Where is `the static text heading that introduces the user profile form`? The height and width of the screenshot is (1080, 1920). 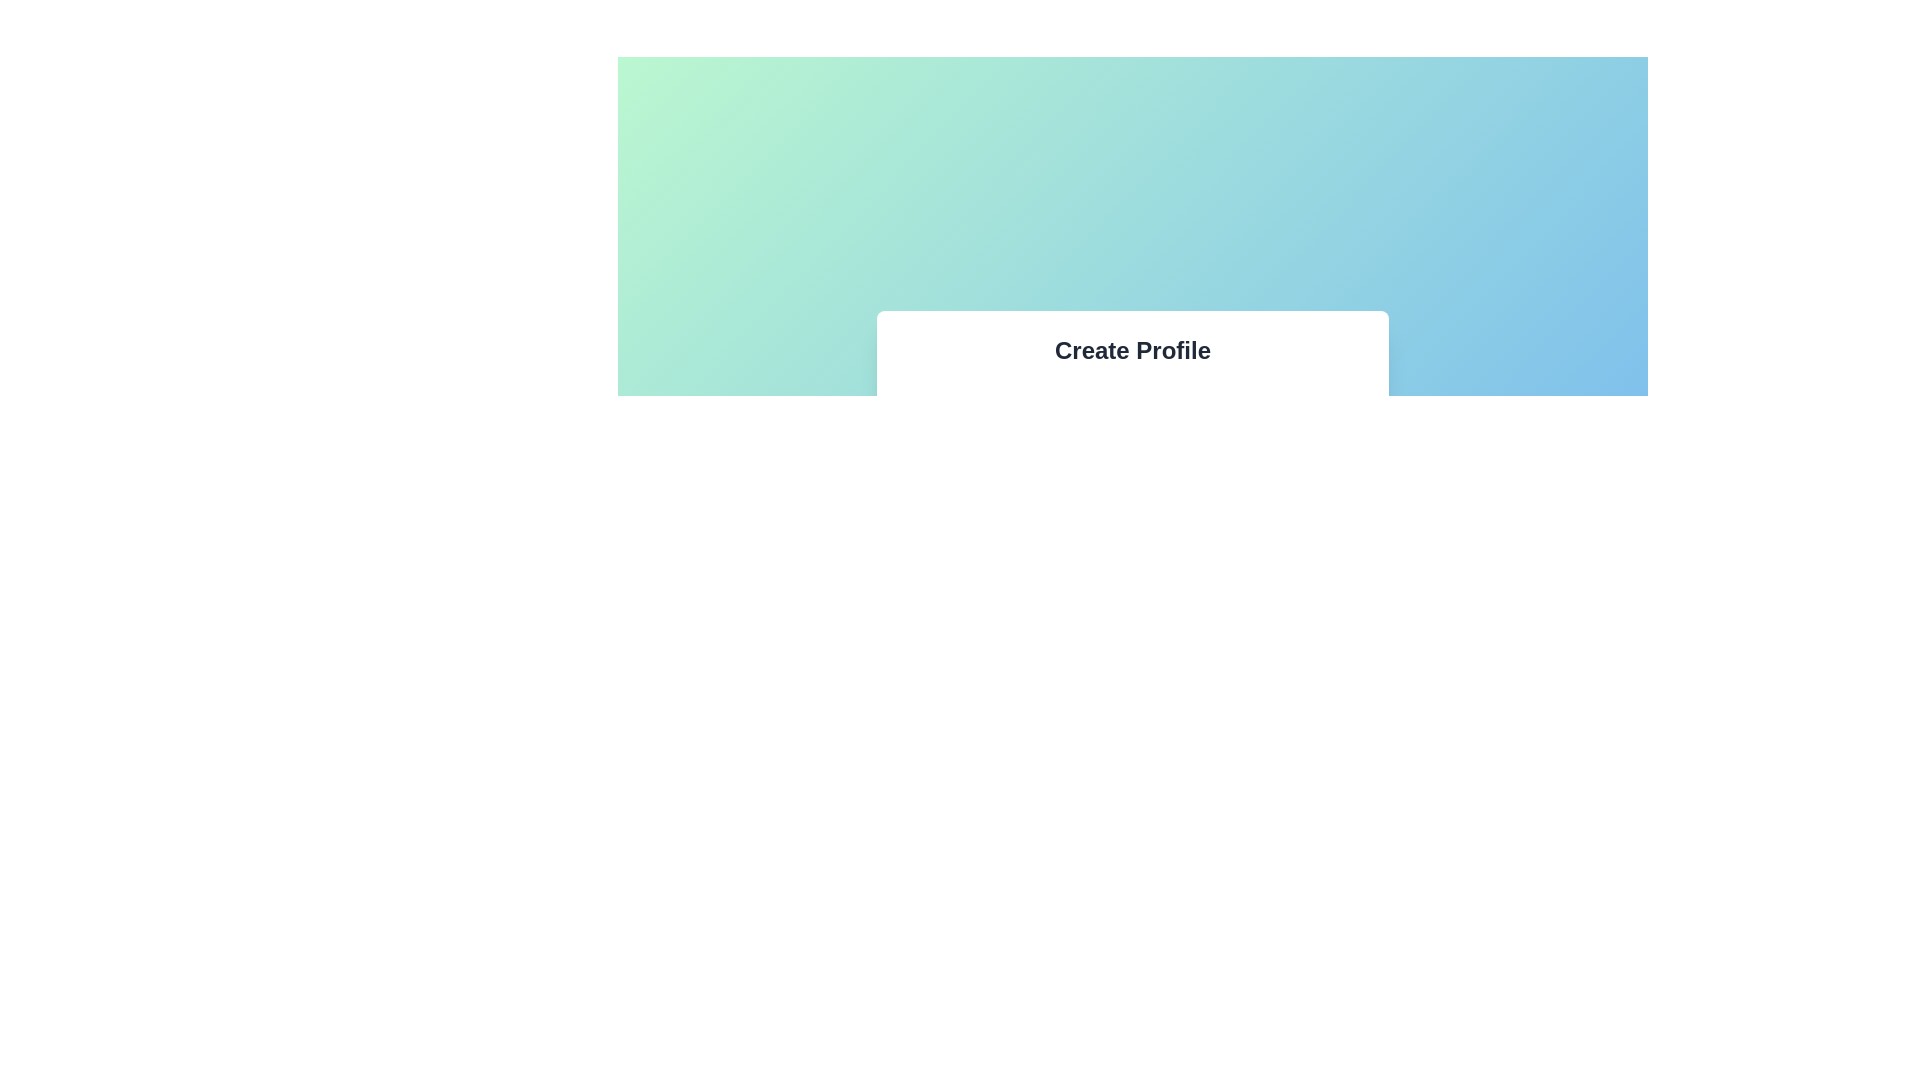 the static text heading that introduces the user profile form is located at coordinates (1132, 349).